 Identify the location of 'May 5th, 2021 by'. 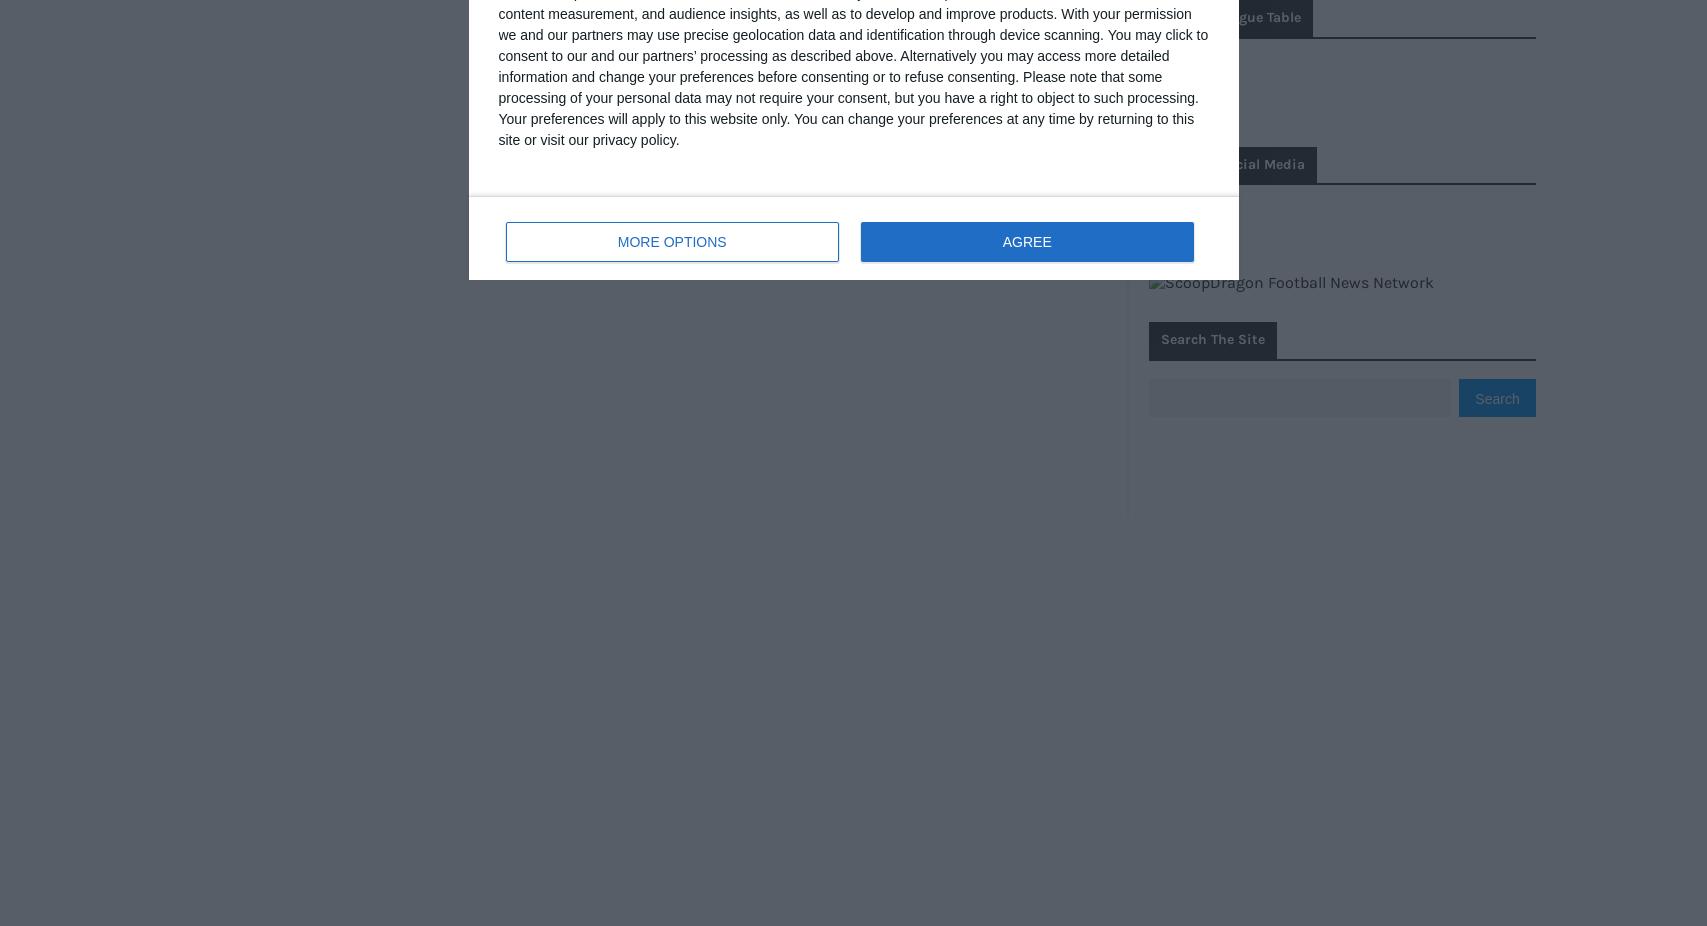
(628, 672).